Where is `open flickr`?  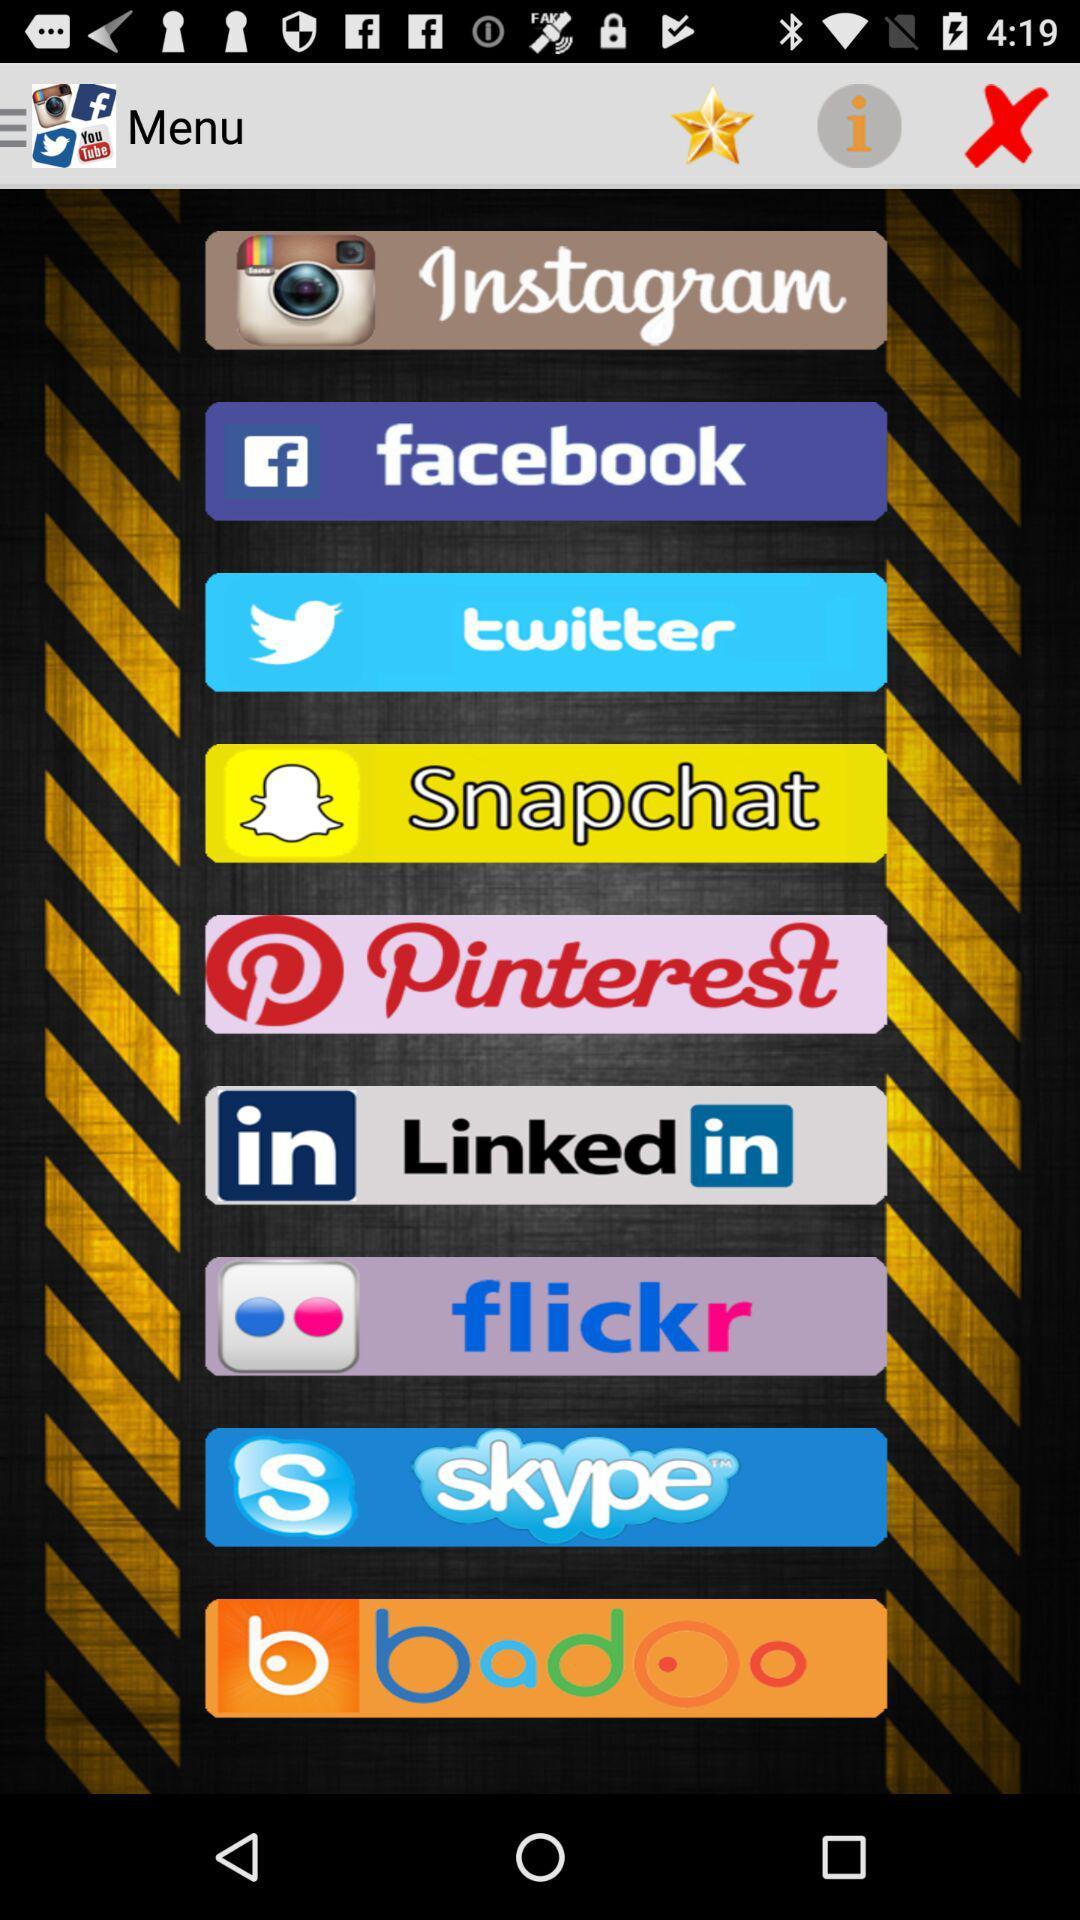
open flickr is located at coordinates (540, 1322).